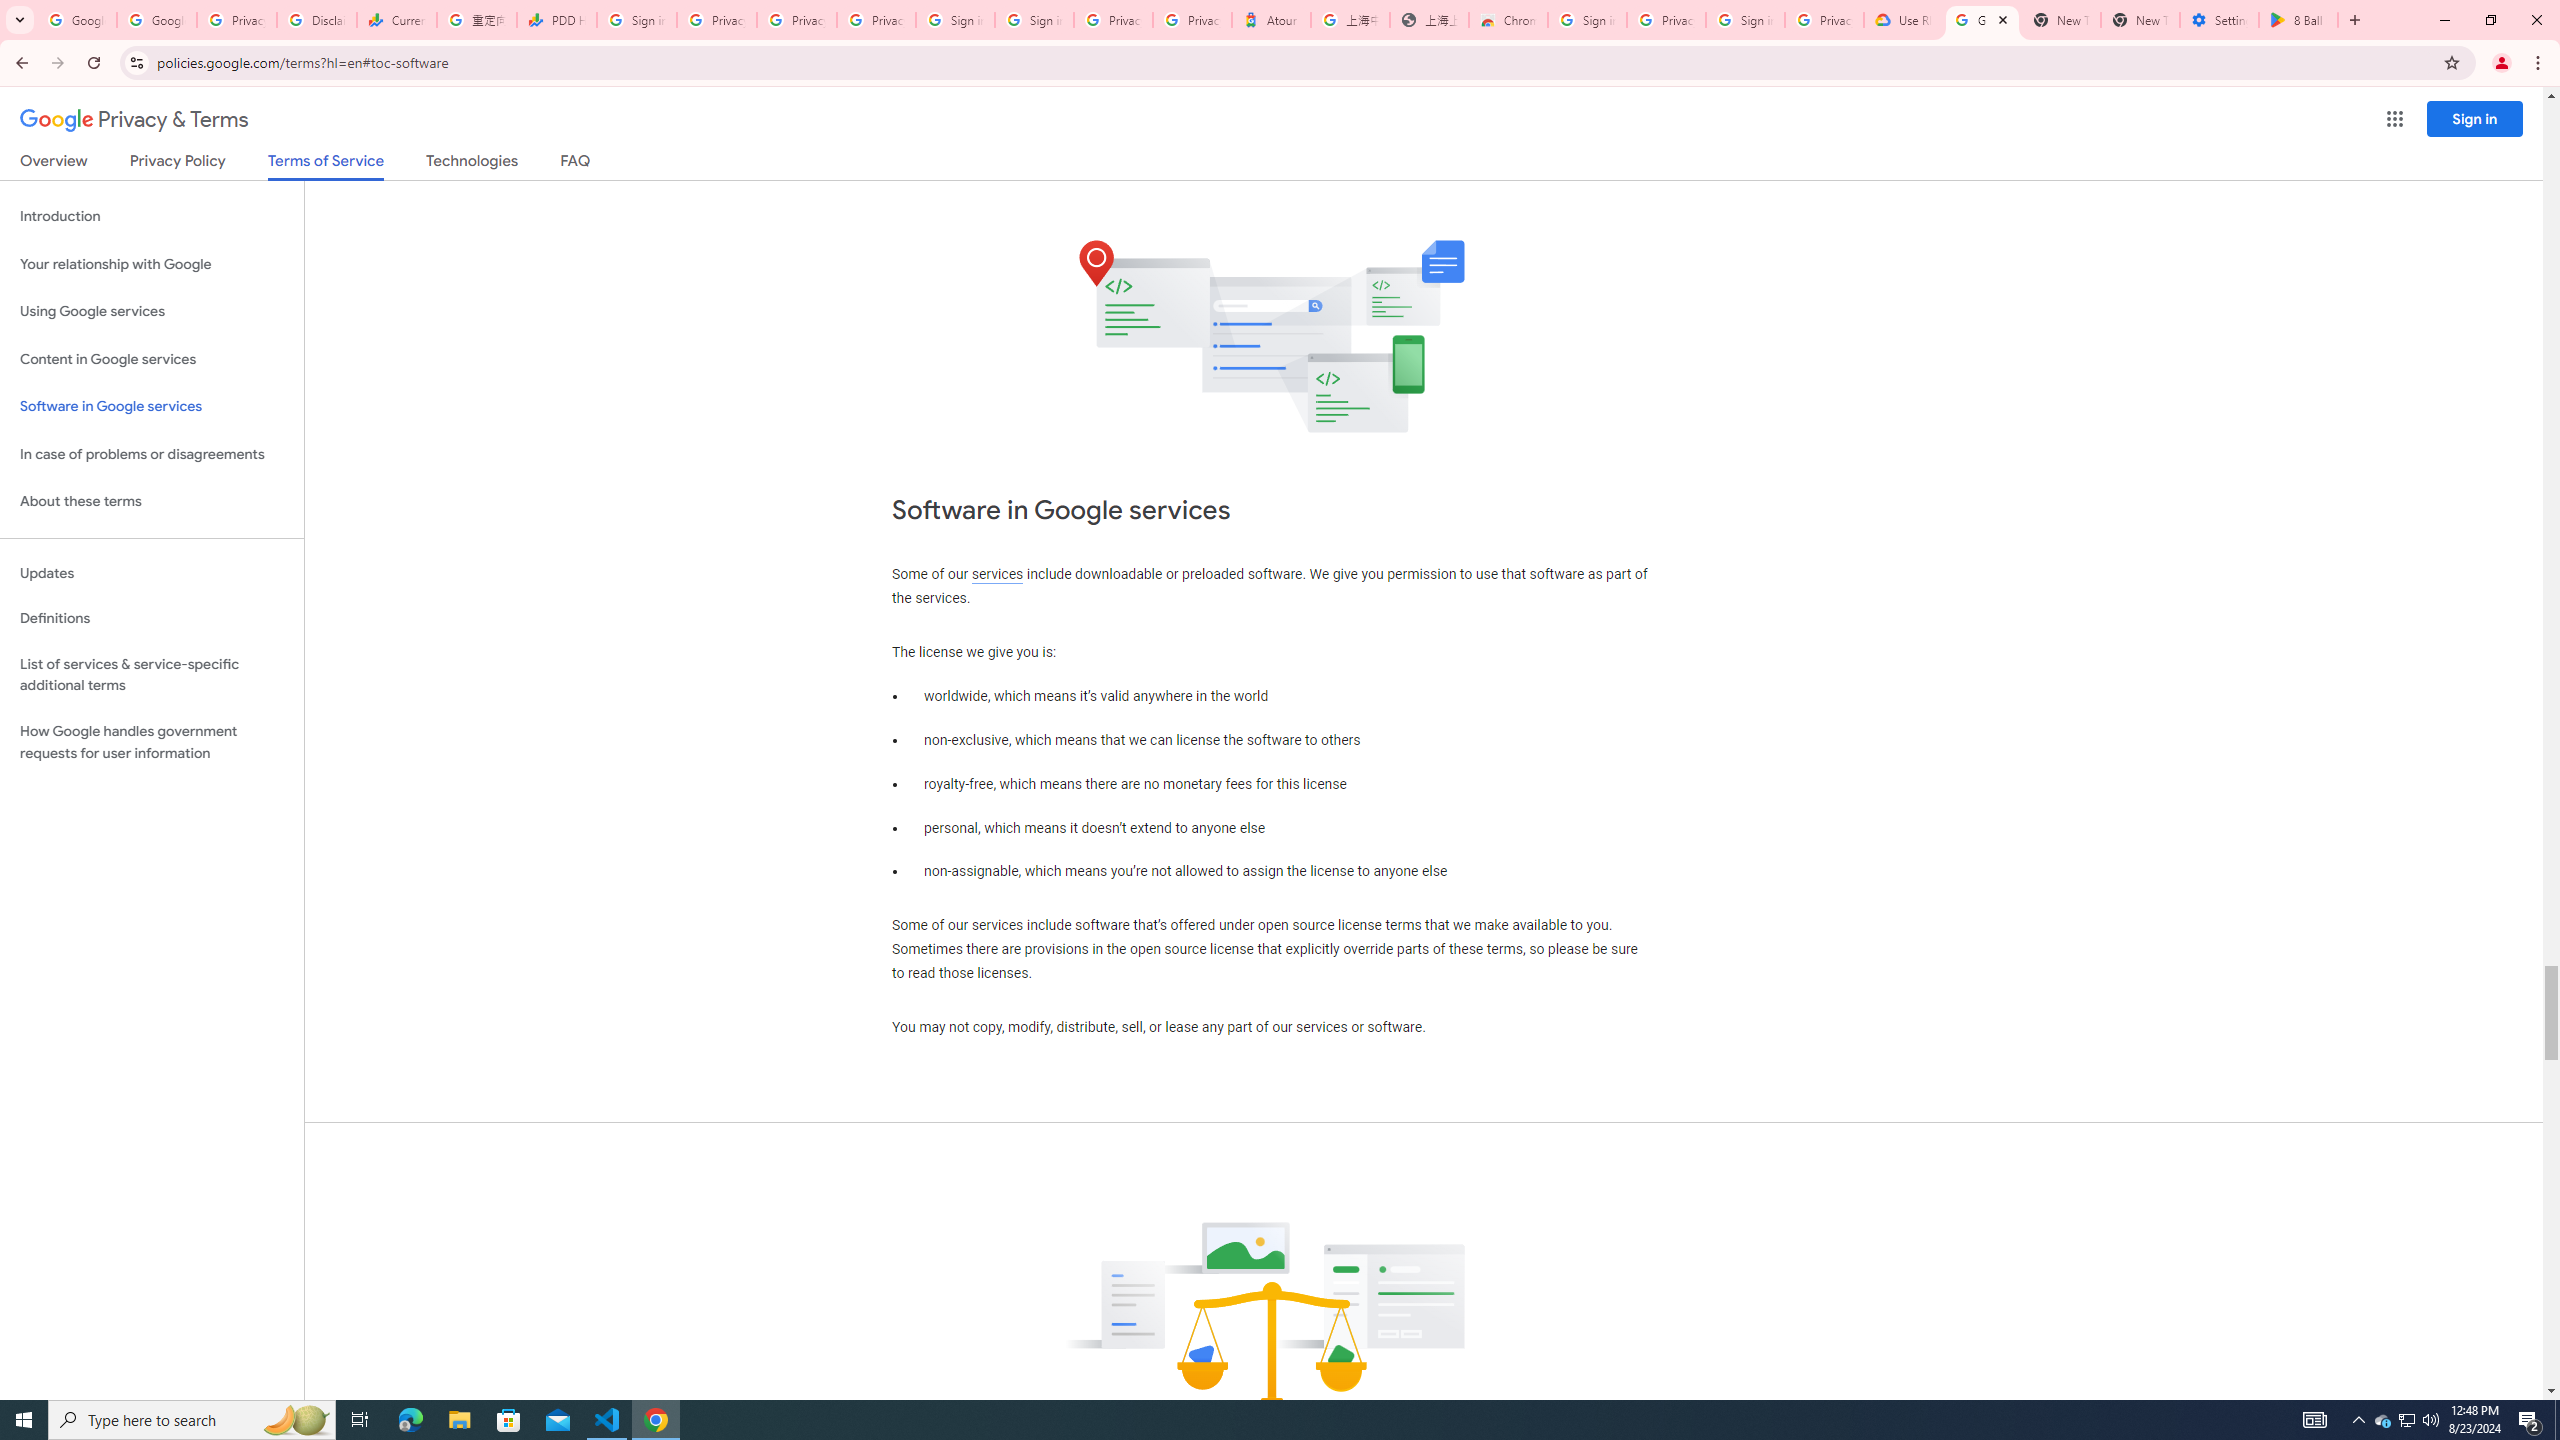 The height and width of the screenshot is (1440, 2560). I want to click on 'About these terms', so click(151, 501).